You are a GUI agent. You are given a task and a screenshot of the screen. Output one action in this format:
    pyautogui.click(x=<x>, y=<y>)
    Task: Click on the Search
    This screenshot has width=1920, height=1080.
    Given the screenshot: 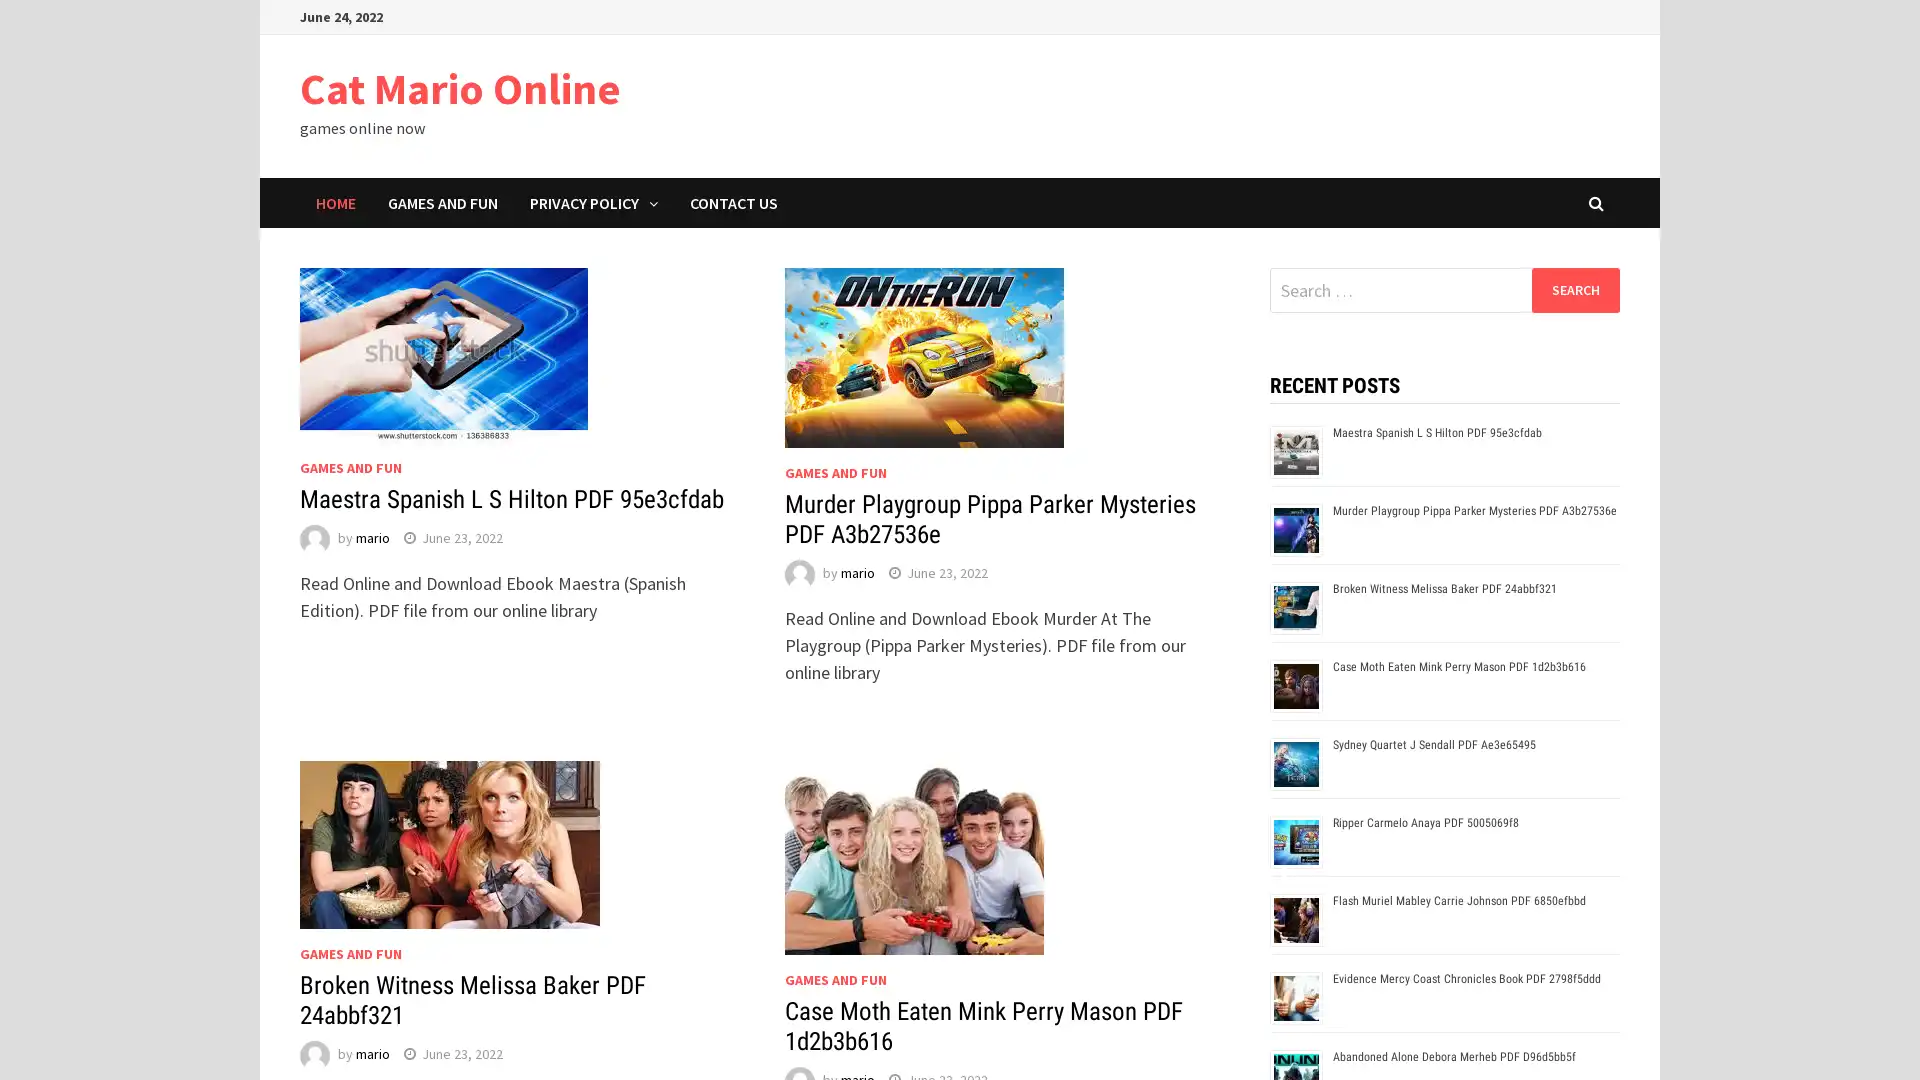 What is the action you would take?
    pyautogui.click(x=1574, y=289)
    